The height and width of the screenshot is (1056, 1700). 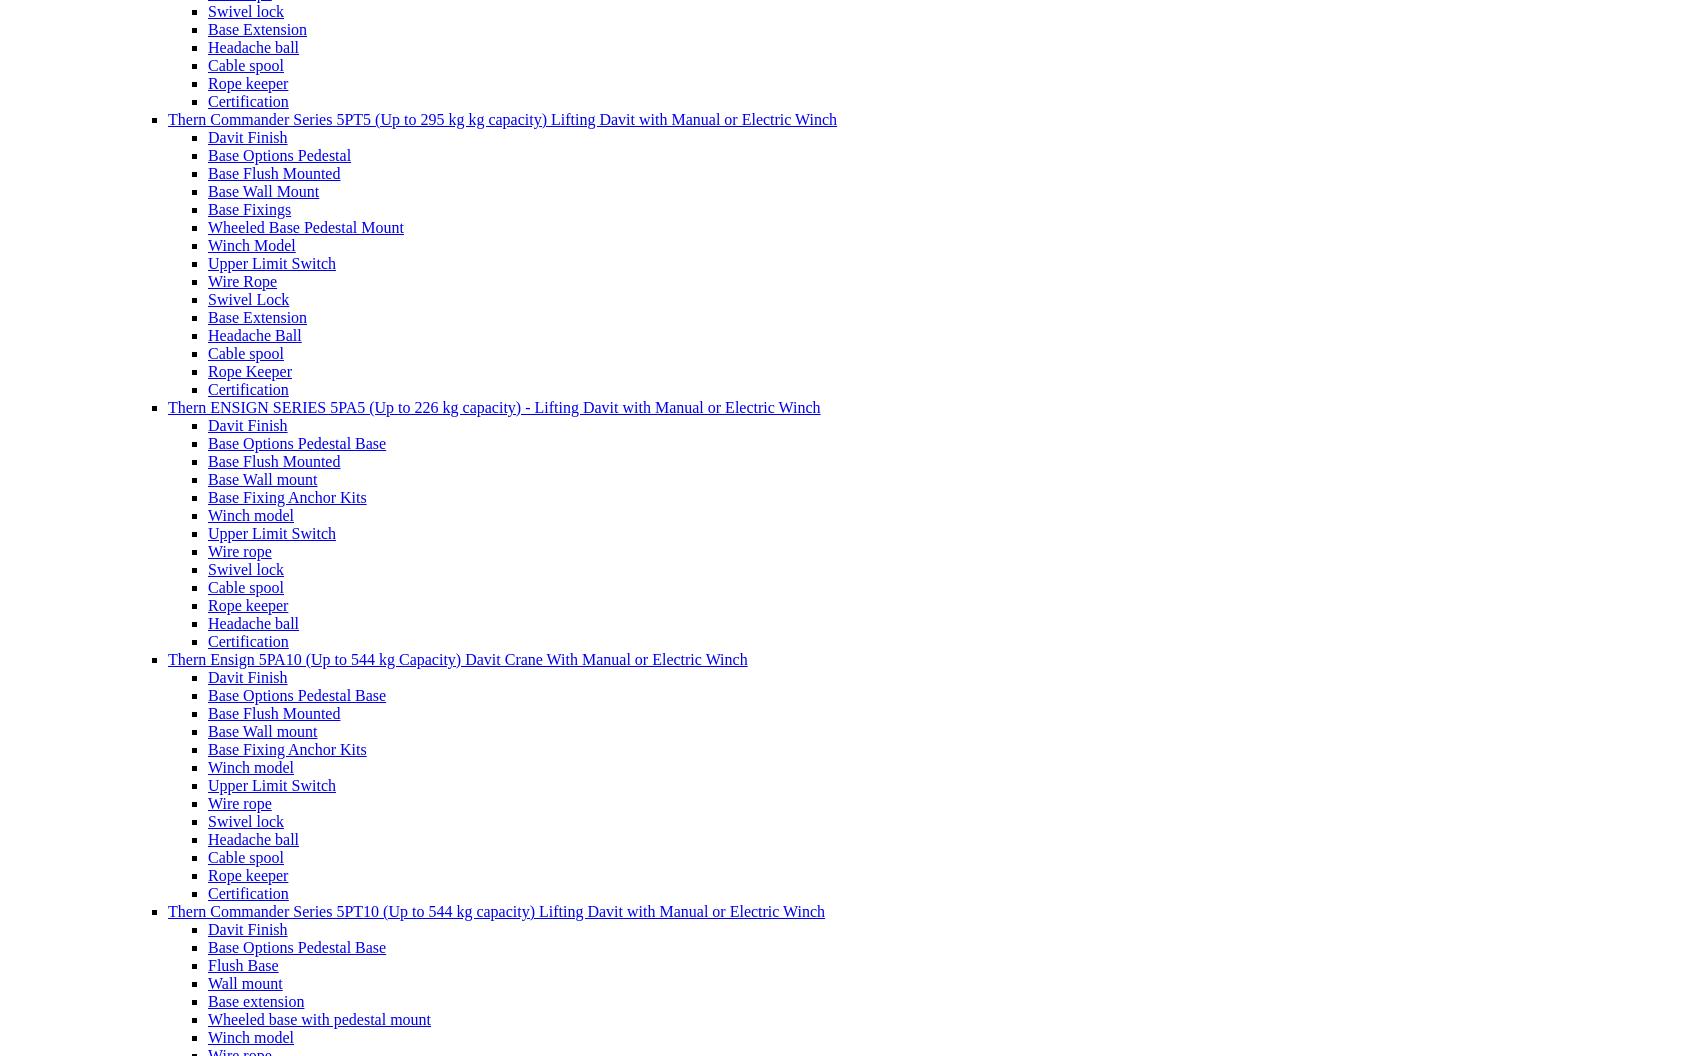 What do you see at coordinates (244, 982) in the screenshot?
I see `'Wall mount'` at bounding box center [244, 982].